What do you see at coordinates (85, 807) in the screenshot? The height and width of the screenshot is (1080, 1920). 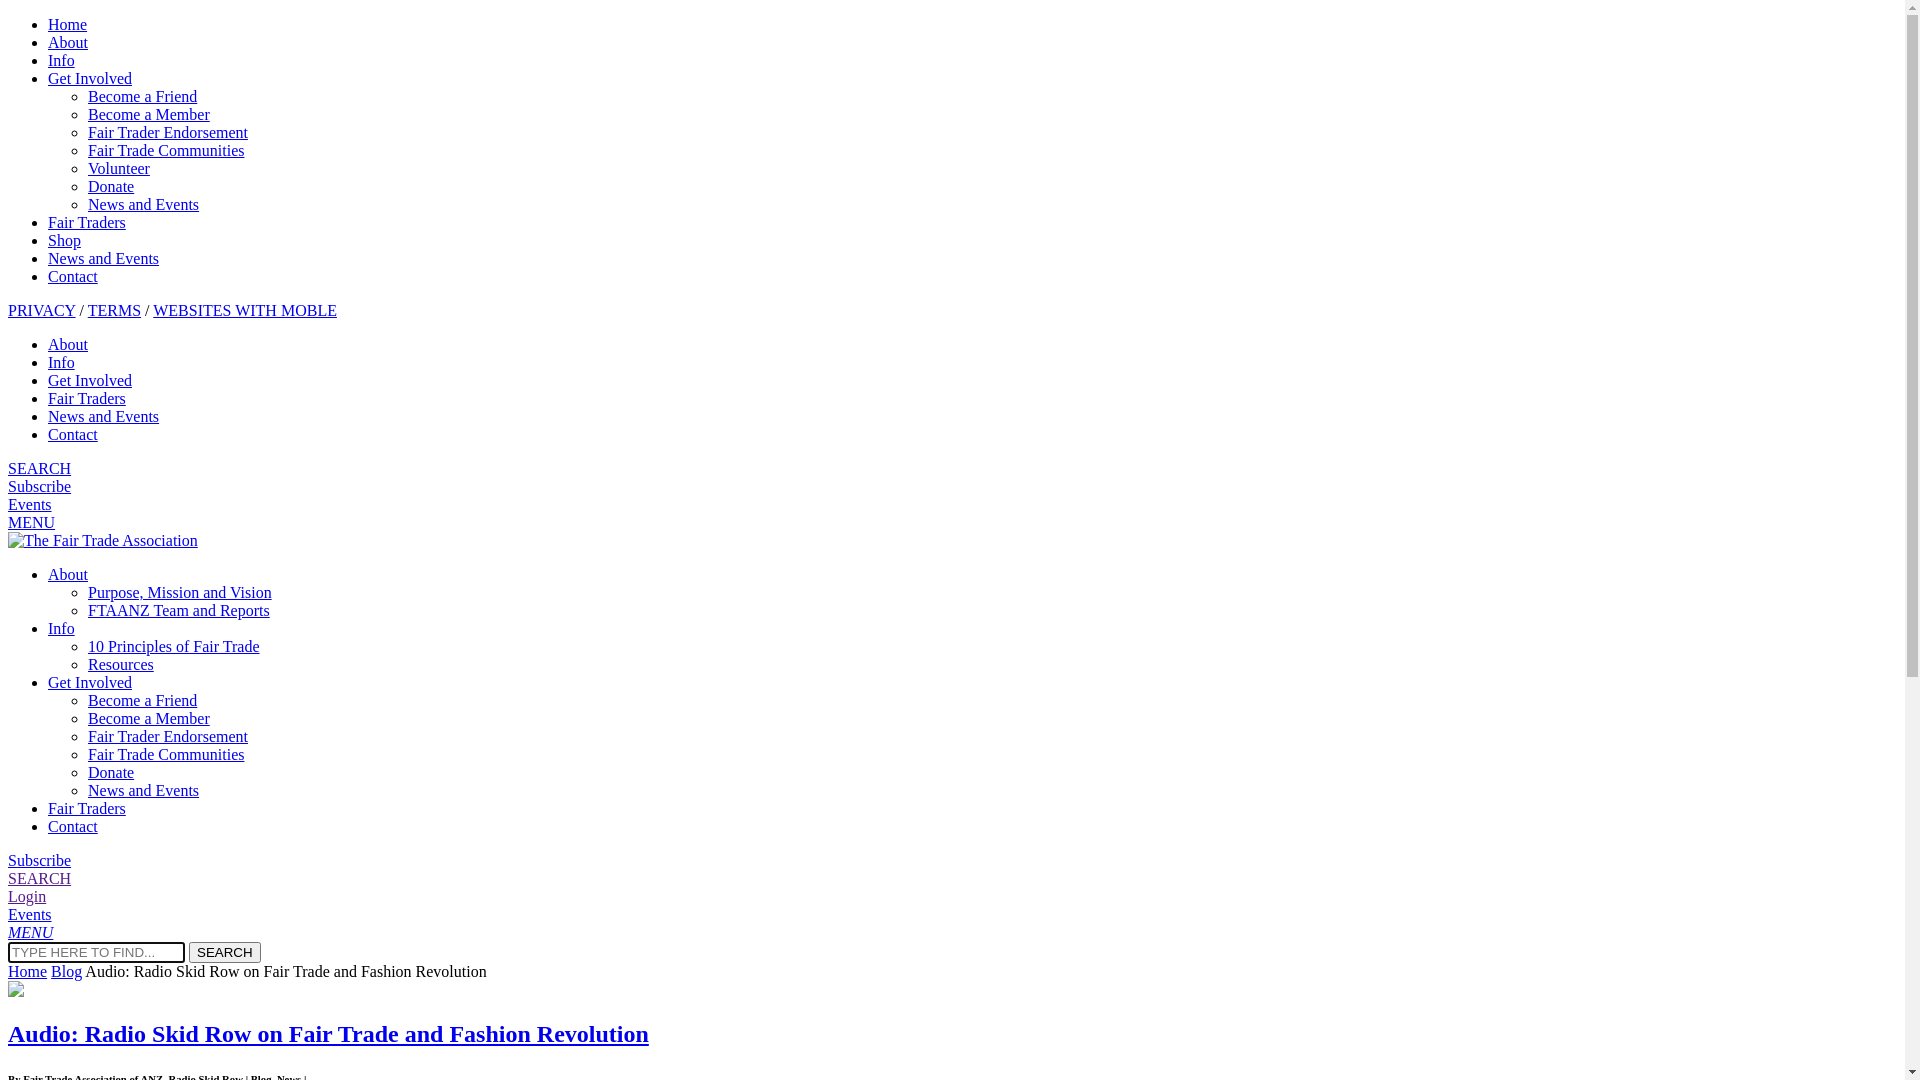 I see `'Fair Traders'` at bounding box center [85, 807].